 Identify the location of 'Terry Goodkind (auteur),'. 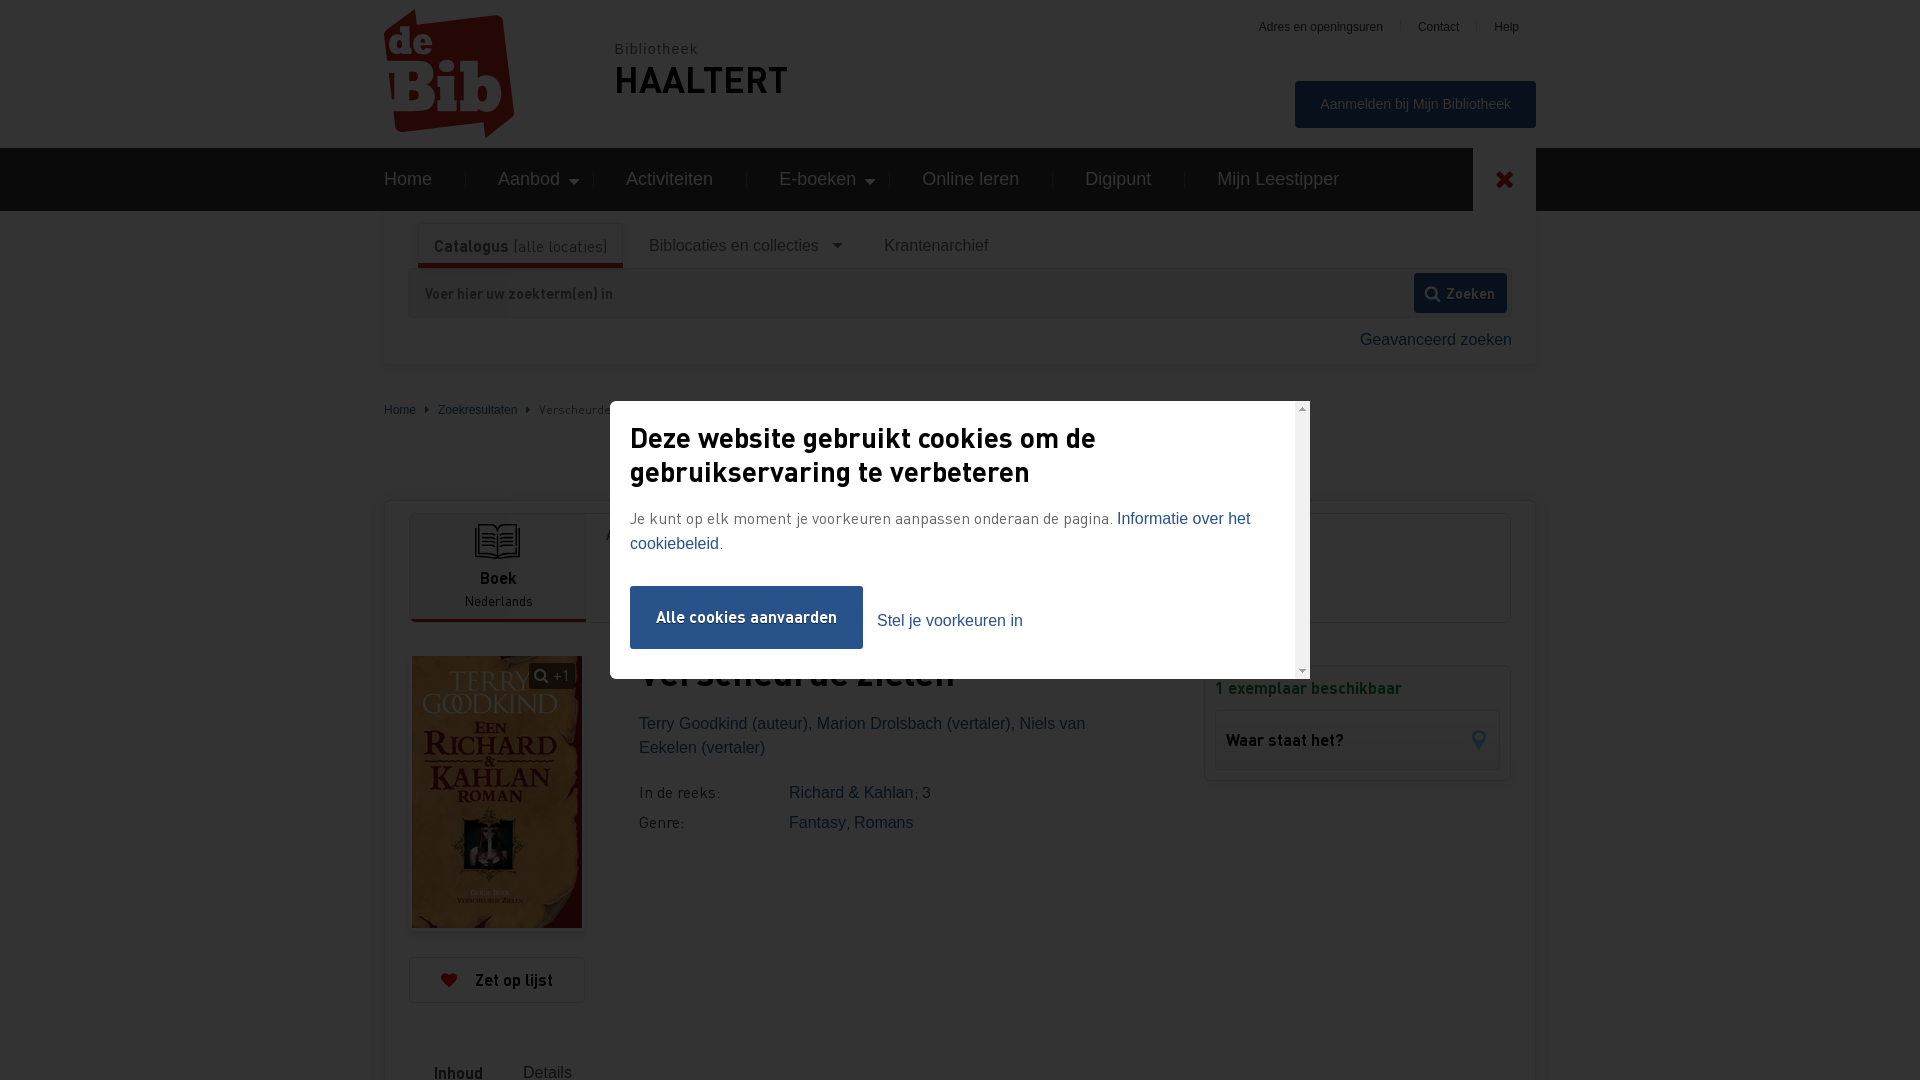
(637, 723).